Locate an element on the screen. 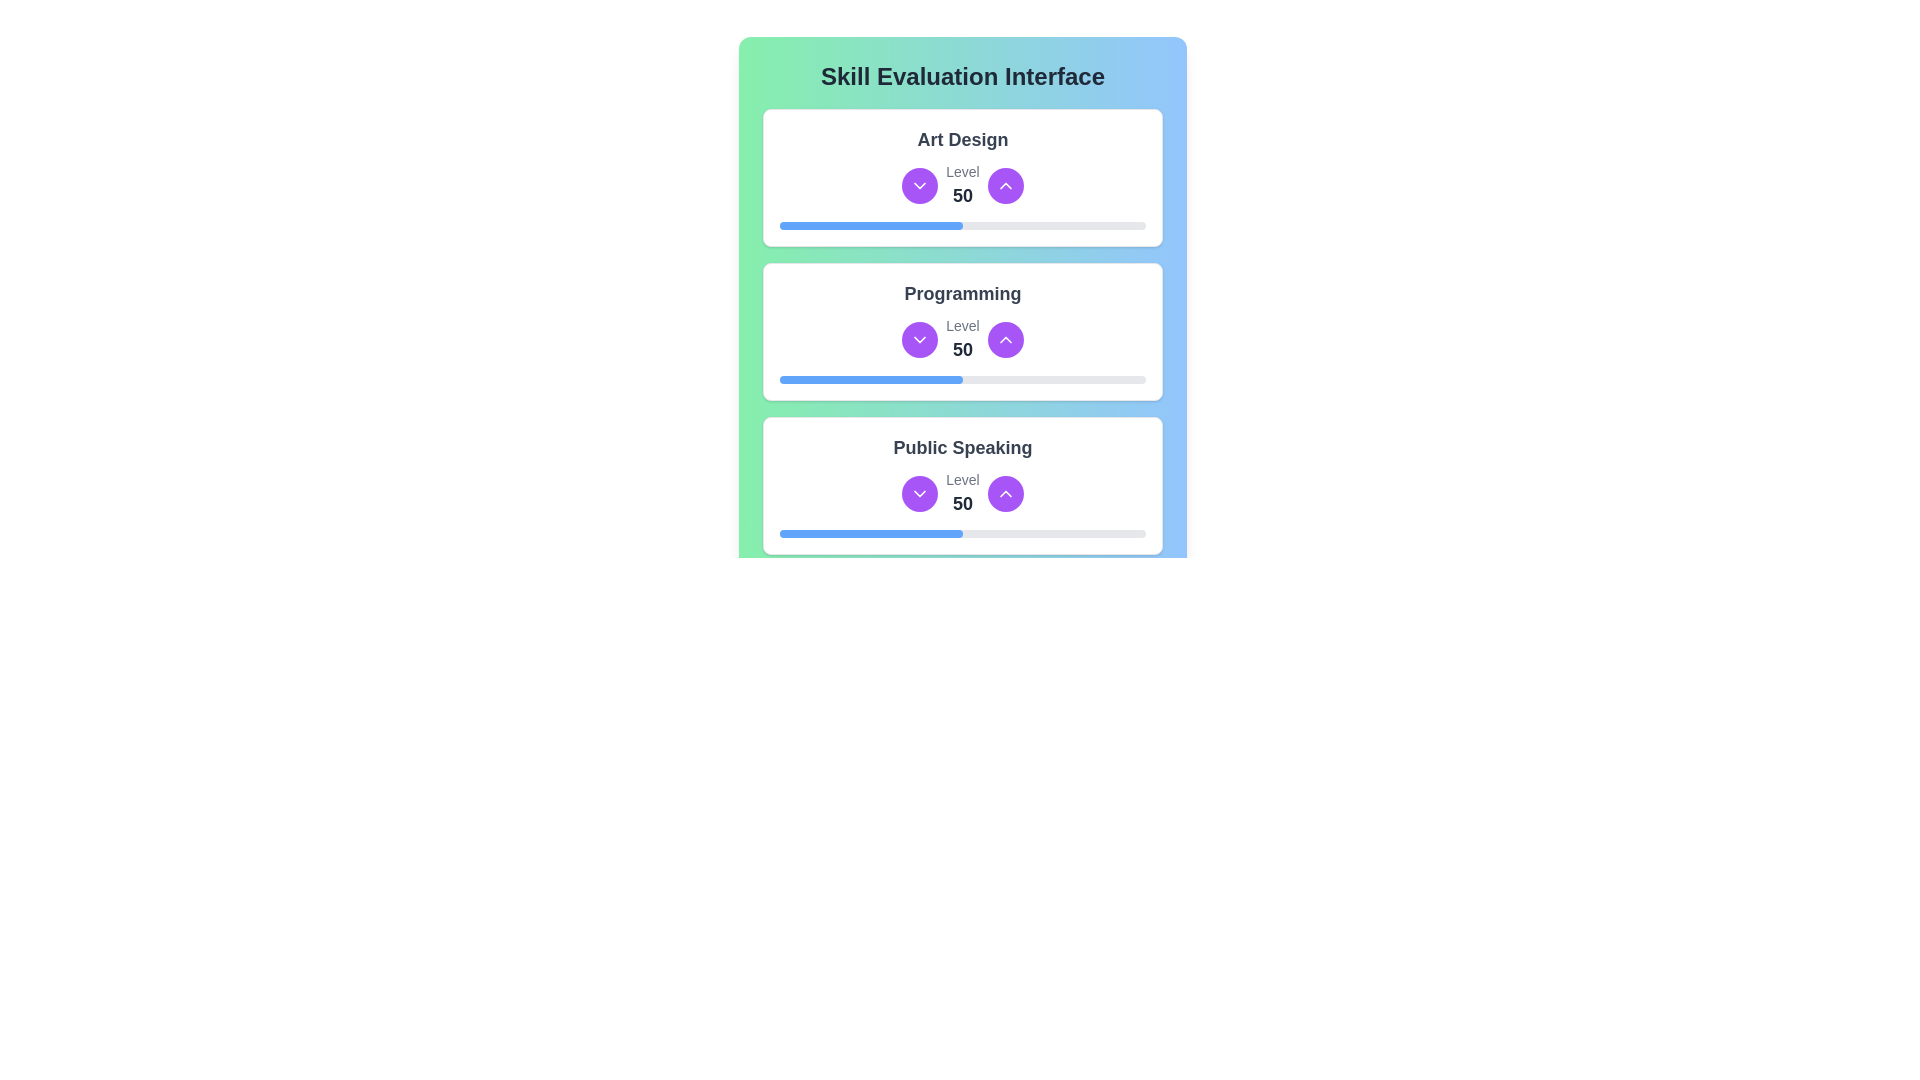 This screenshot has width=1920, height=1080. the text label that indicates the 'Level' metric, which is positioned centrally above the numeric value '50' in the 'Programming' section of the interface is located at coordinates (963, 325).